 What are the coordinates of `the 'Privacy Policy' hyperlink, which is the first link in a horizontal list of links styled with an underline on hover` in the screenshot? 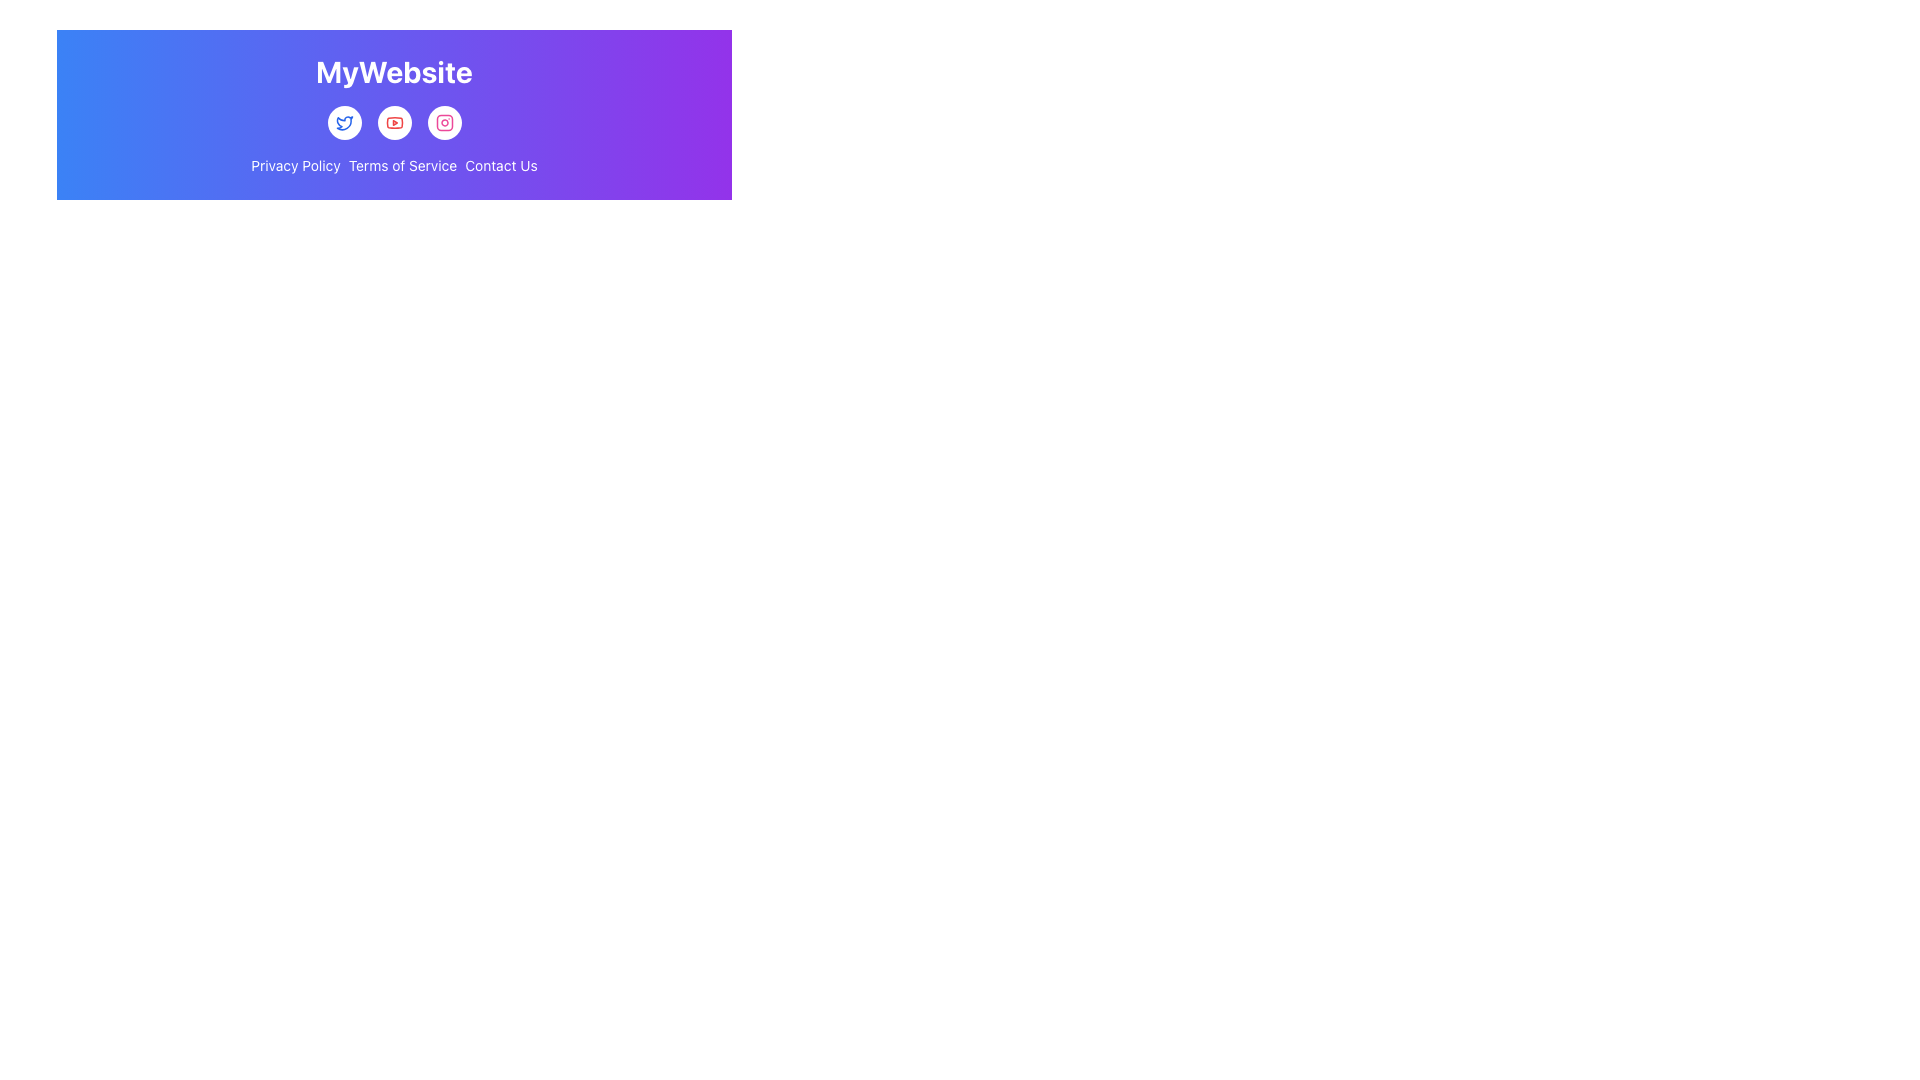 It's located at (295, 164).